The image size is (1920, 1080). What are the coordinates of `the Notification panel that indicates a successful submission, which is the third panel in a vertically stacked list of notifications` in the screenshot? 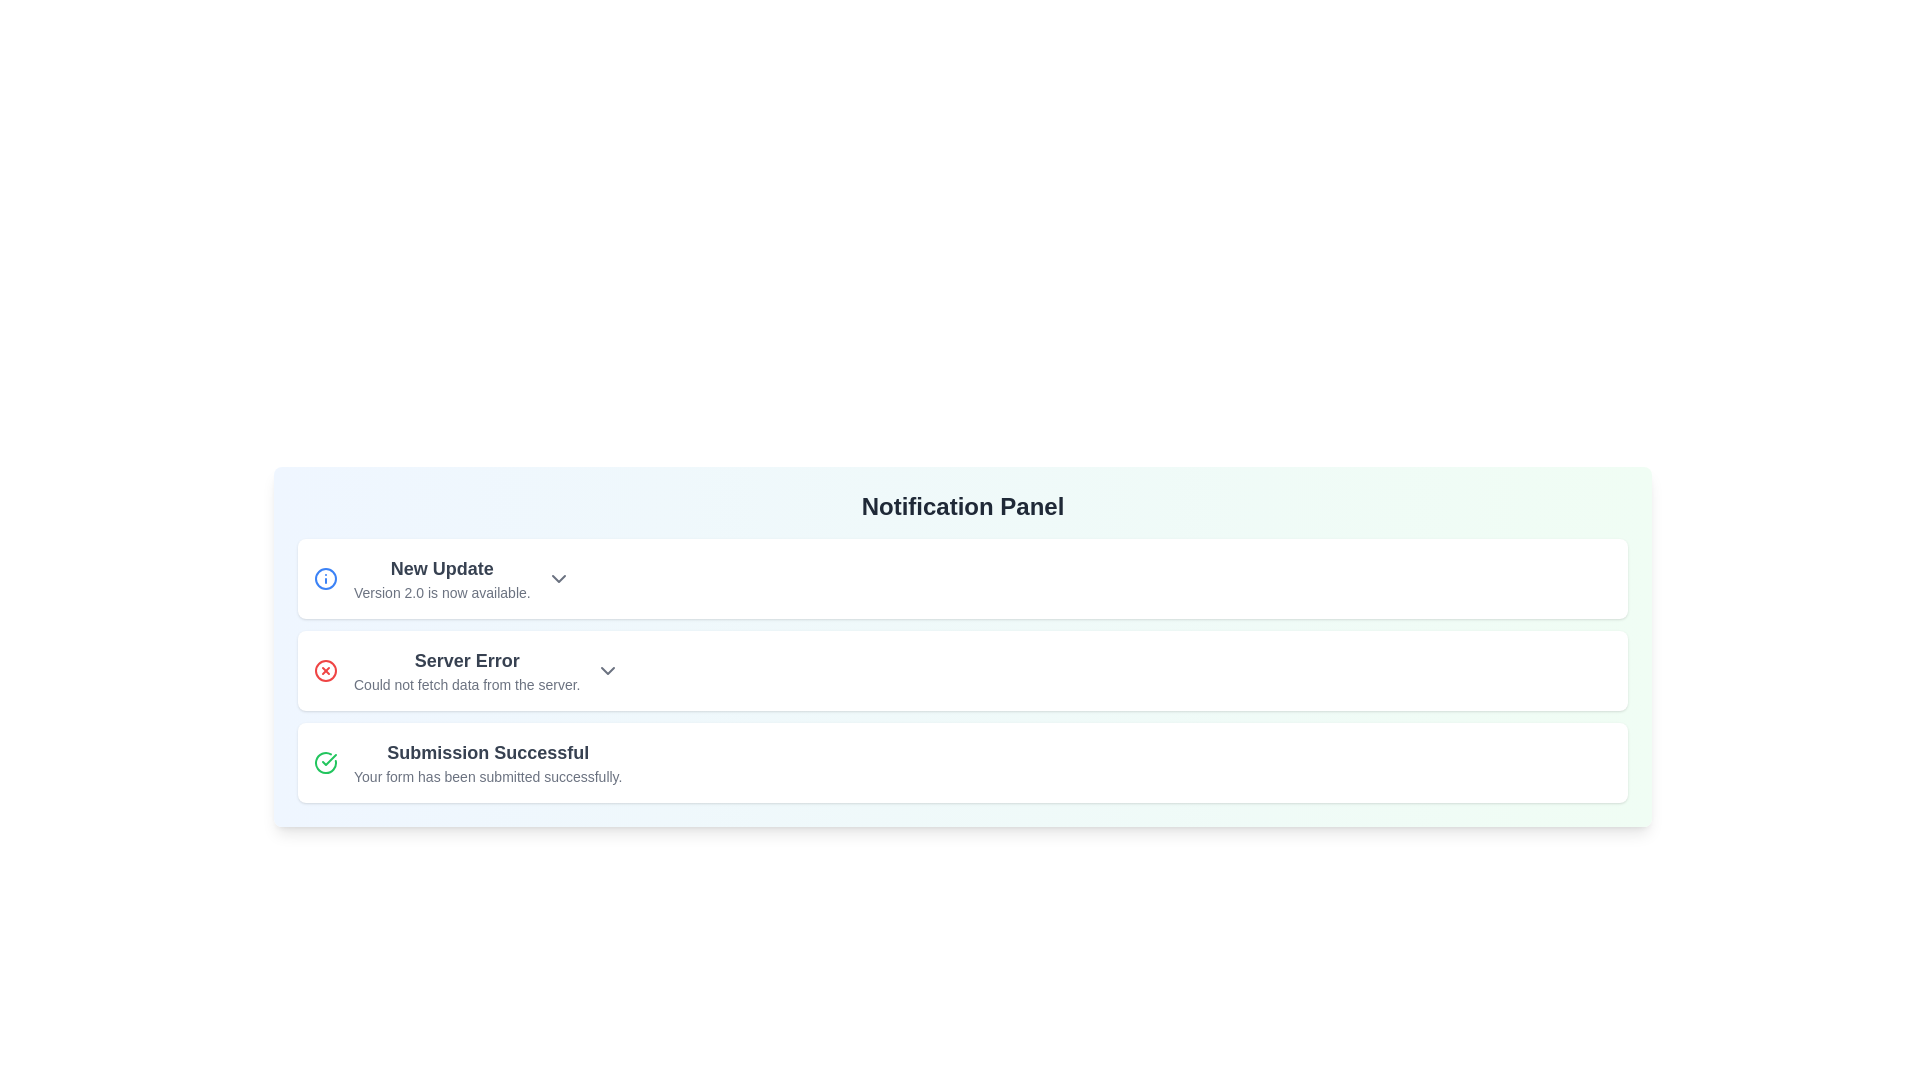 It's located at (963, 763).